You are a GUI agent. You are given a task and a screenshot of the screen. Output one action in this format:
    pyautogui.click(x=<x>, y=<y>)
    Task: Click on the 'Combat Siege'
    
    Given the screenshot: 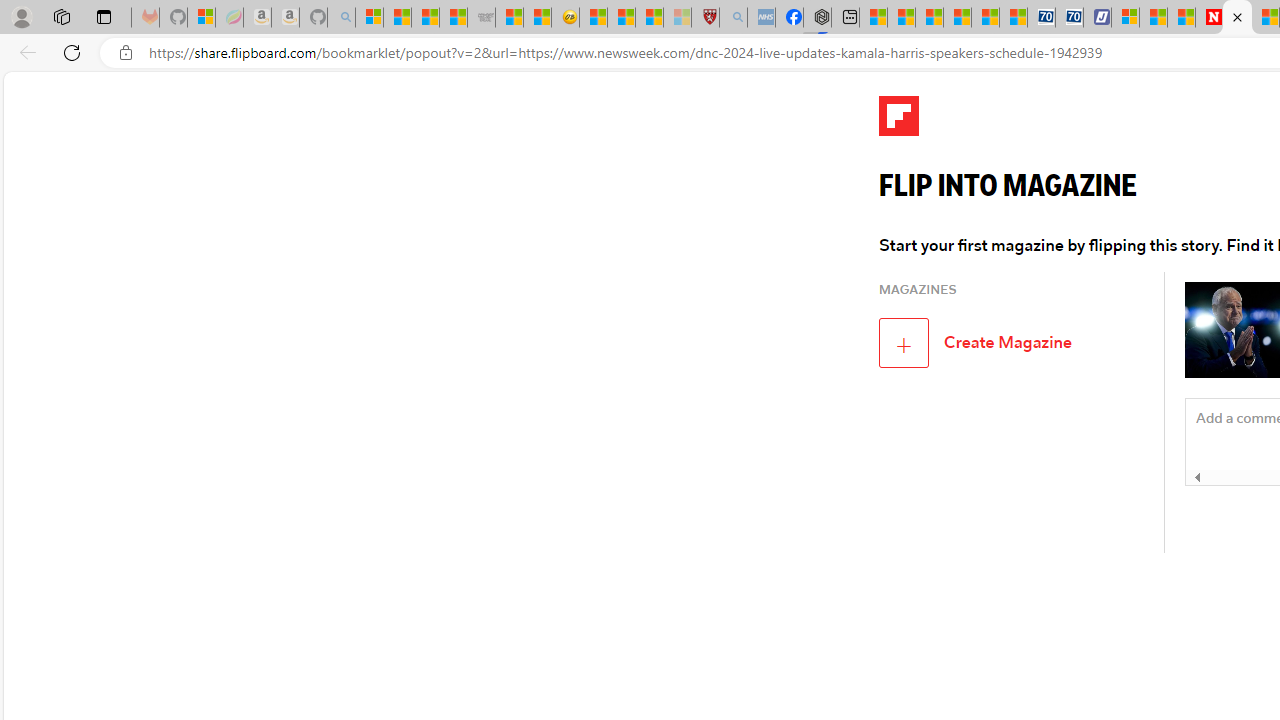 What is the action you would take?
    pyautogui.click(x=481, y=17)
    